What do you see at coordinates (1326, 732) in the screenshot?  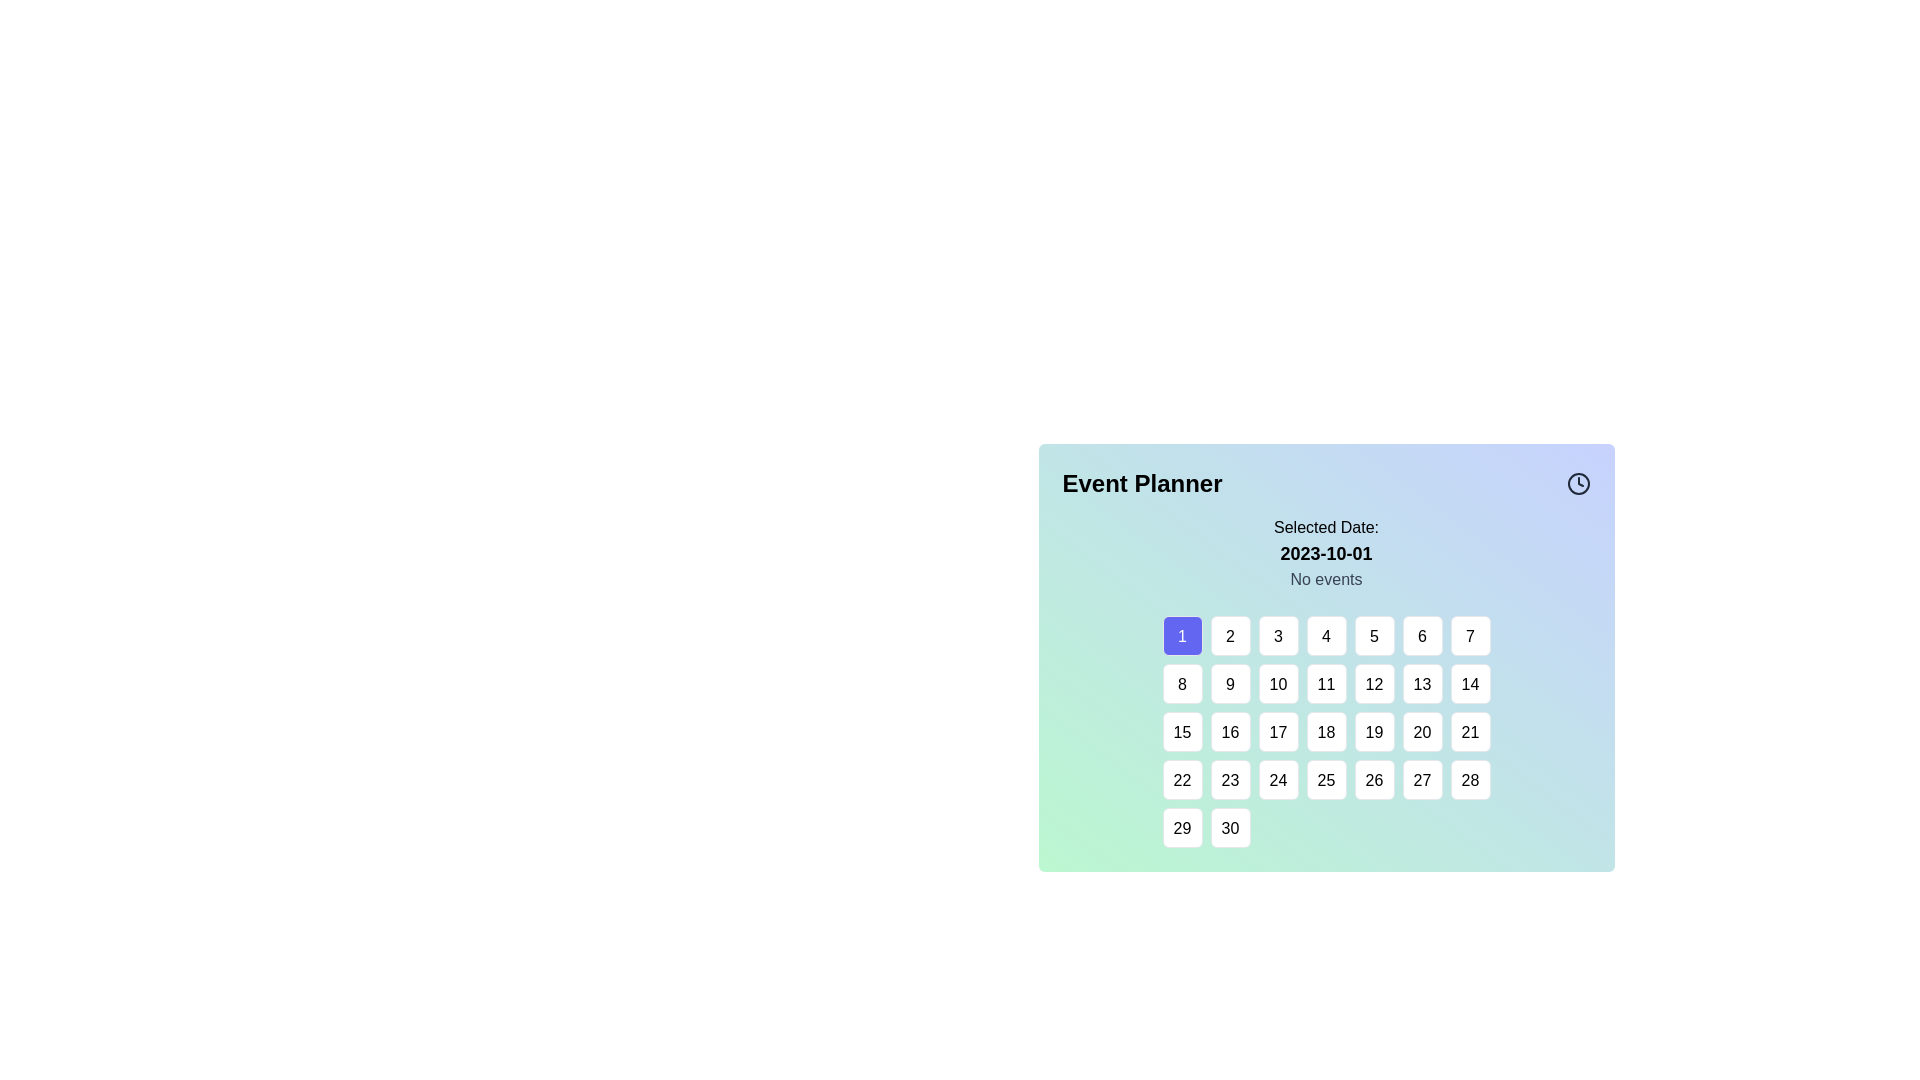 I see `the highlighted calendar date button numbered '18' in the third row and fourth column of the calendar grid in the 'Event Planner' interface` at bounding box center [1326, 732].